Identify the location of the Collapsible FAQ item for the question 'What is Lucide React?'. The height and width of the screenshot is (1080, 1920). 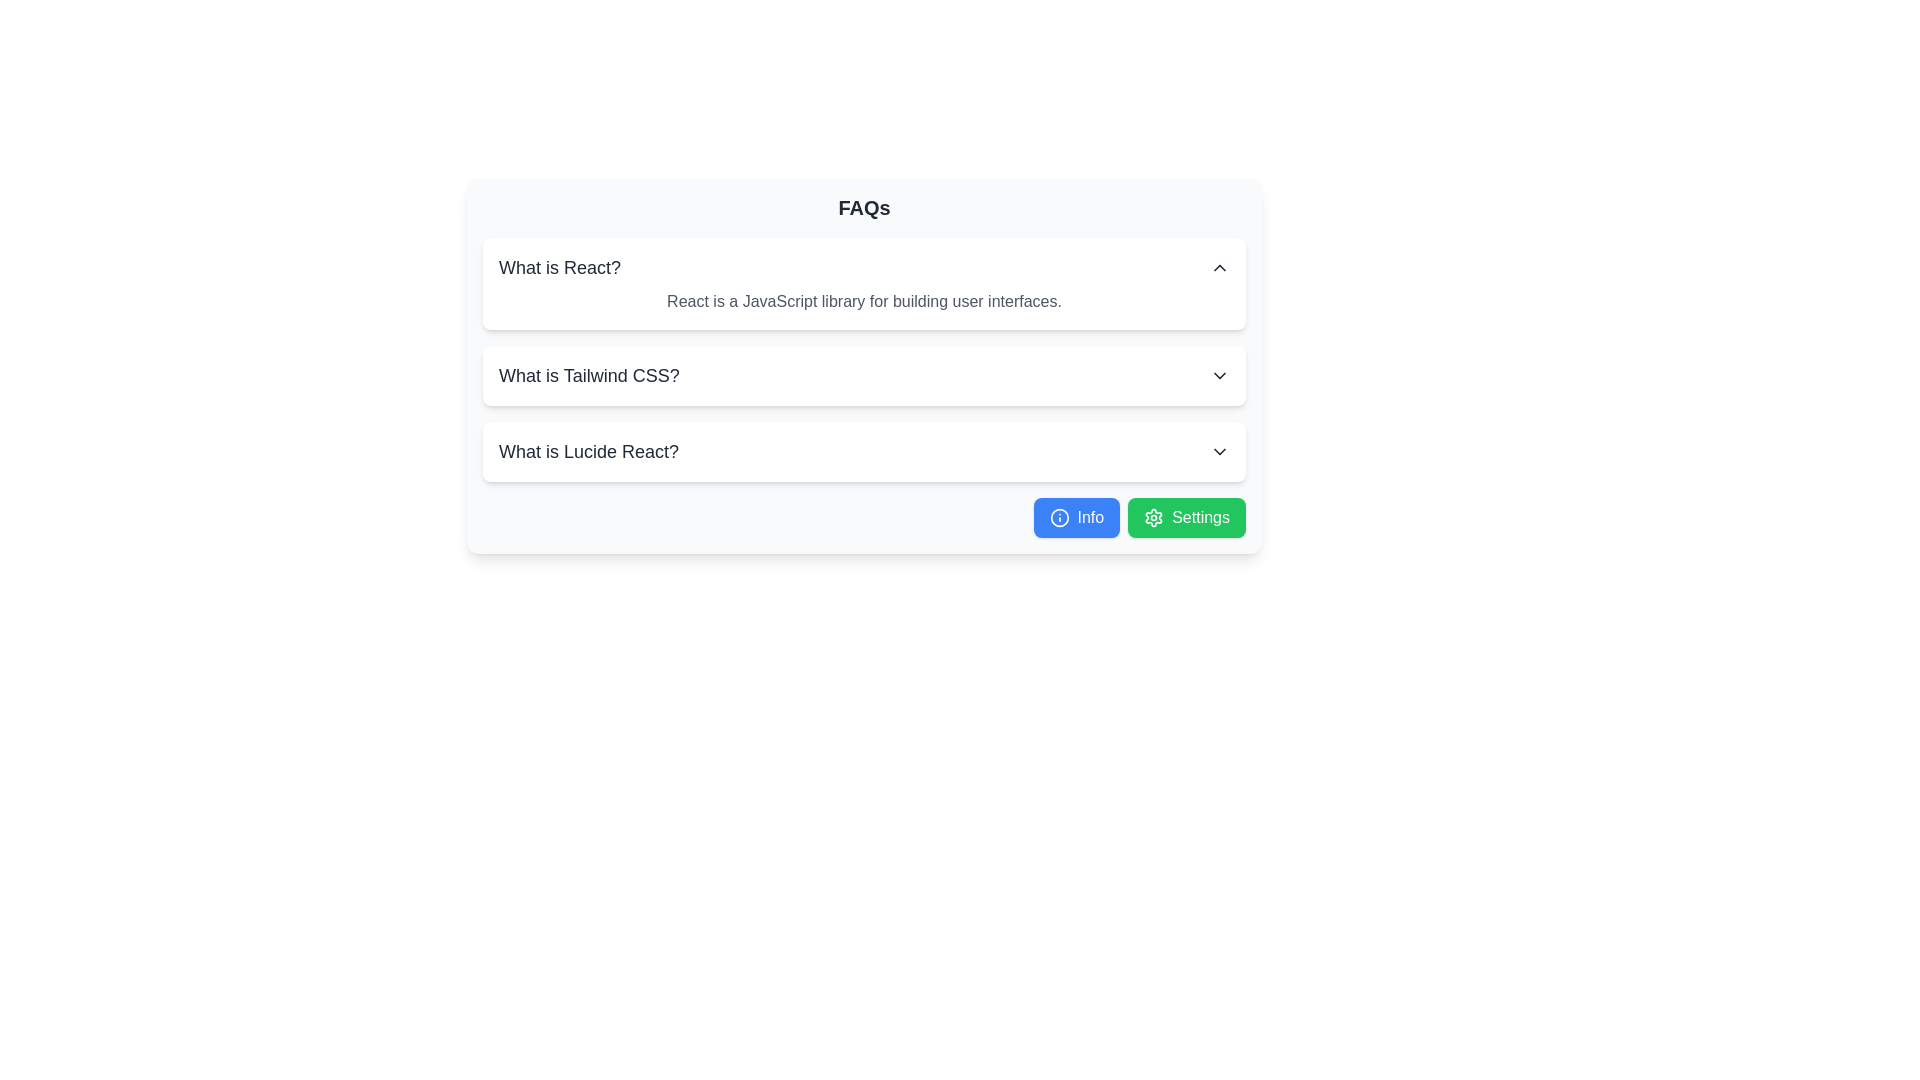
(864, 451).